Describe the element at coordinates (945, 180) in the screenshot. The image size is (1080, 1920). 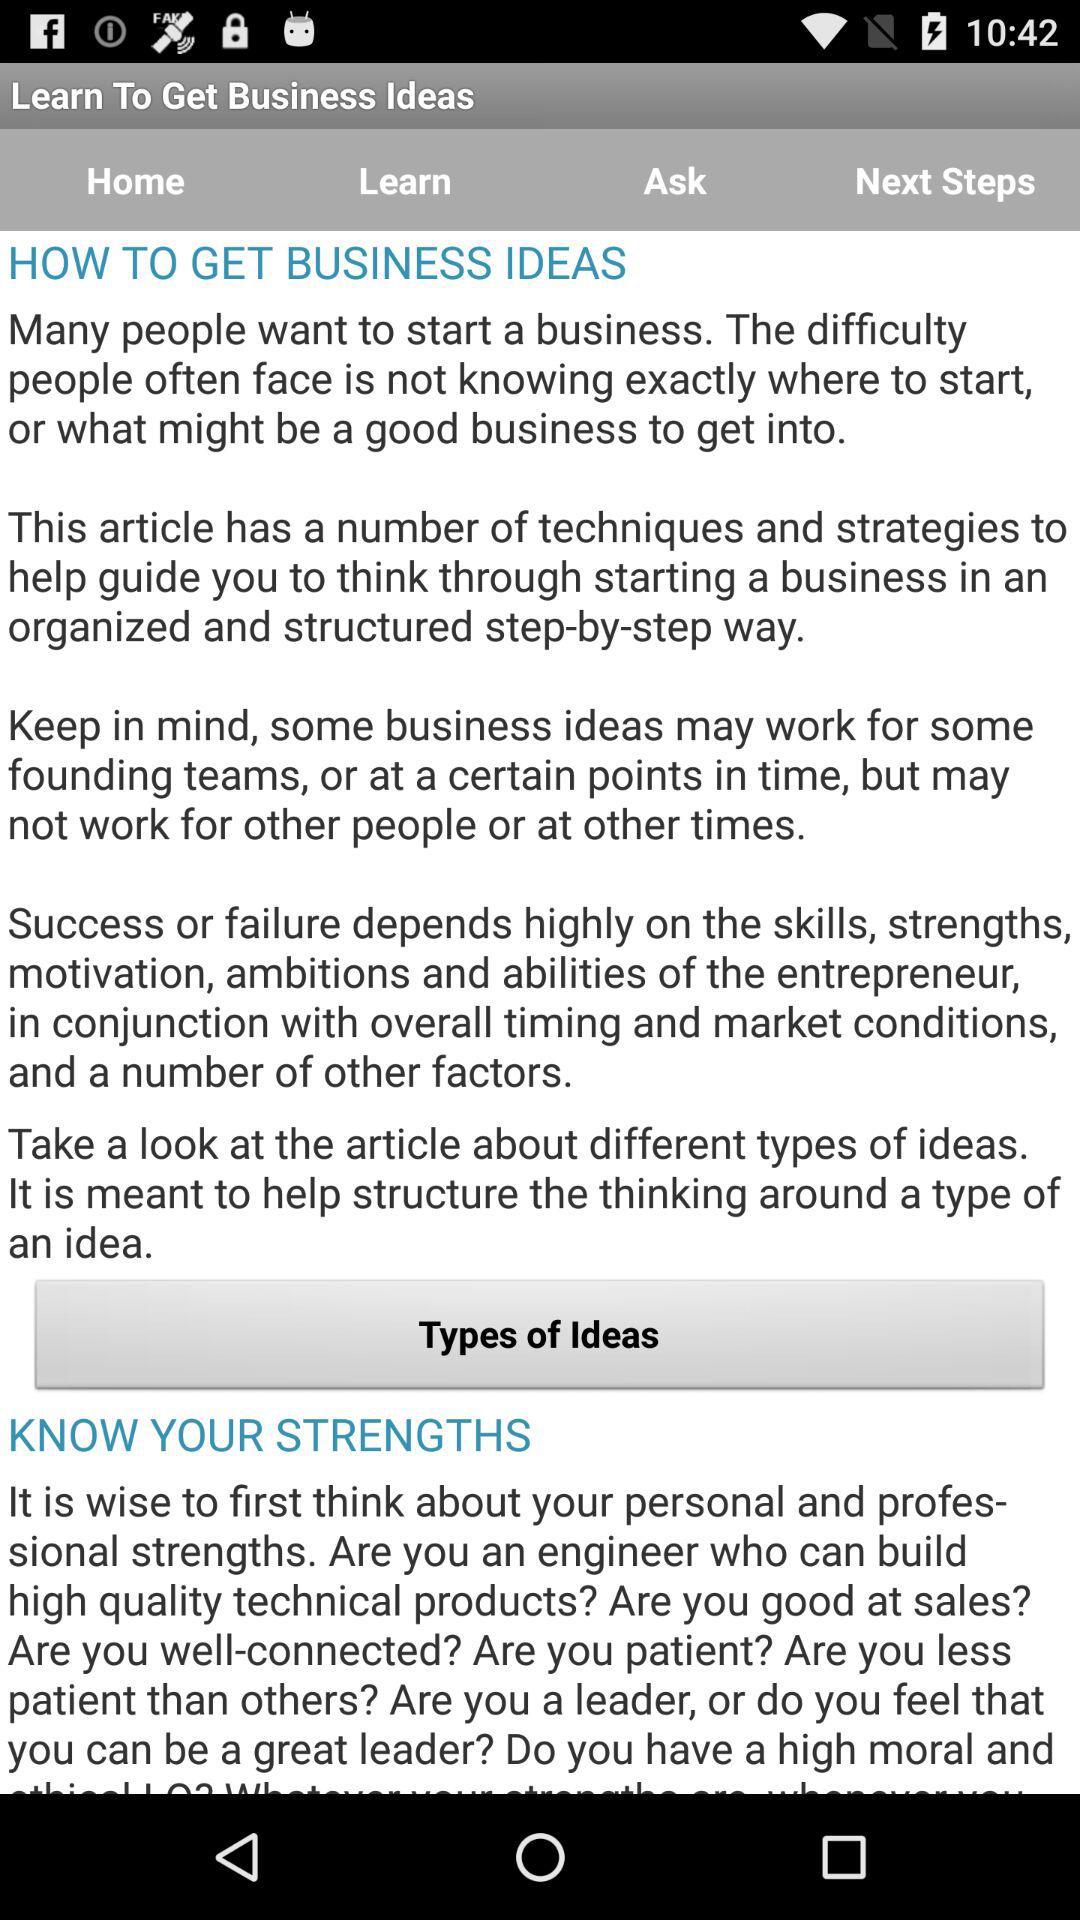
I see `next steps item` at that location.